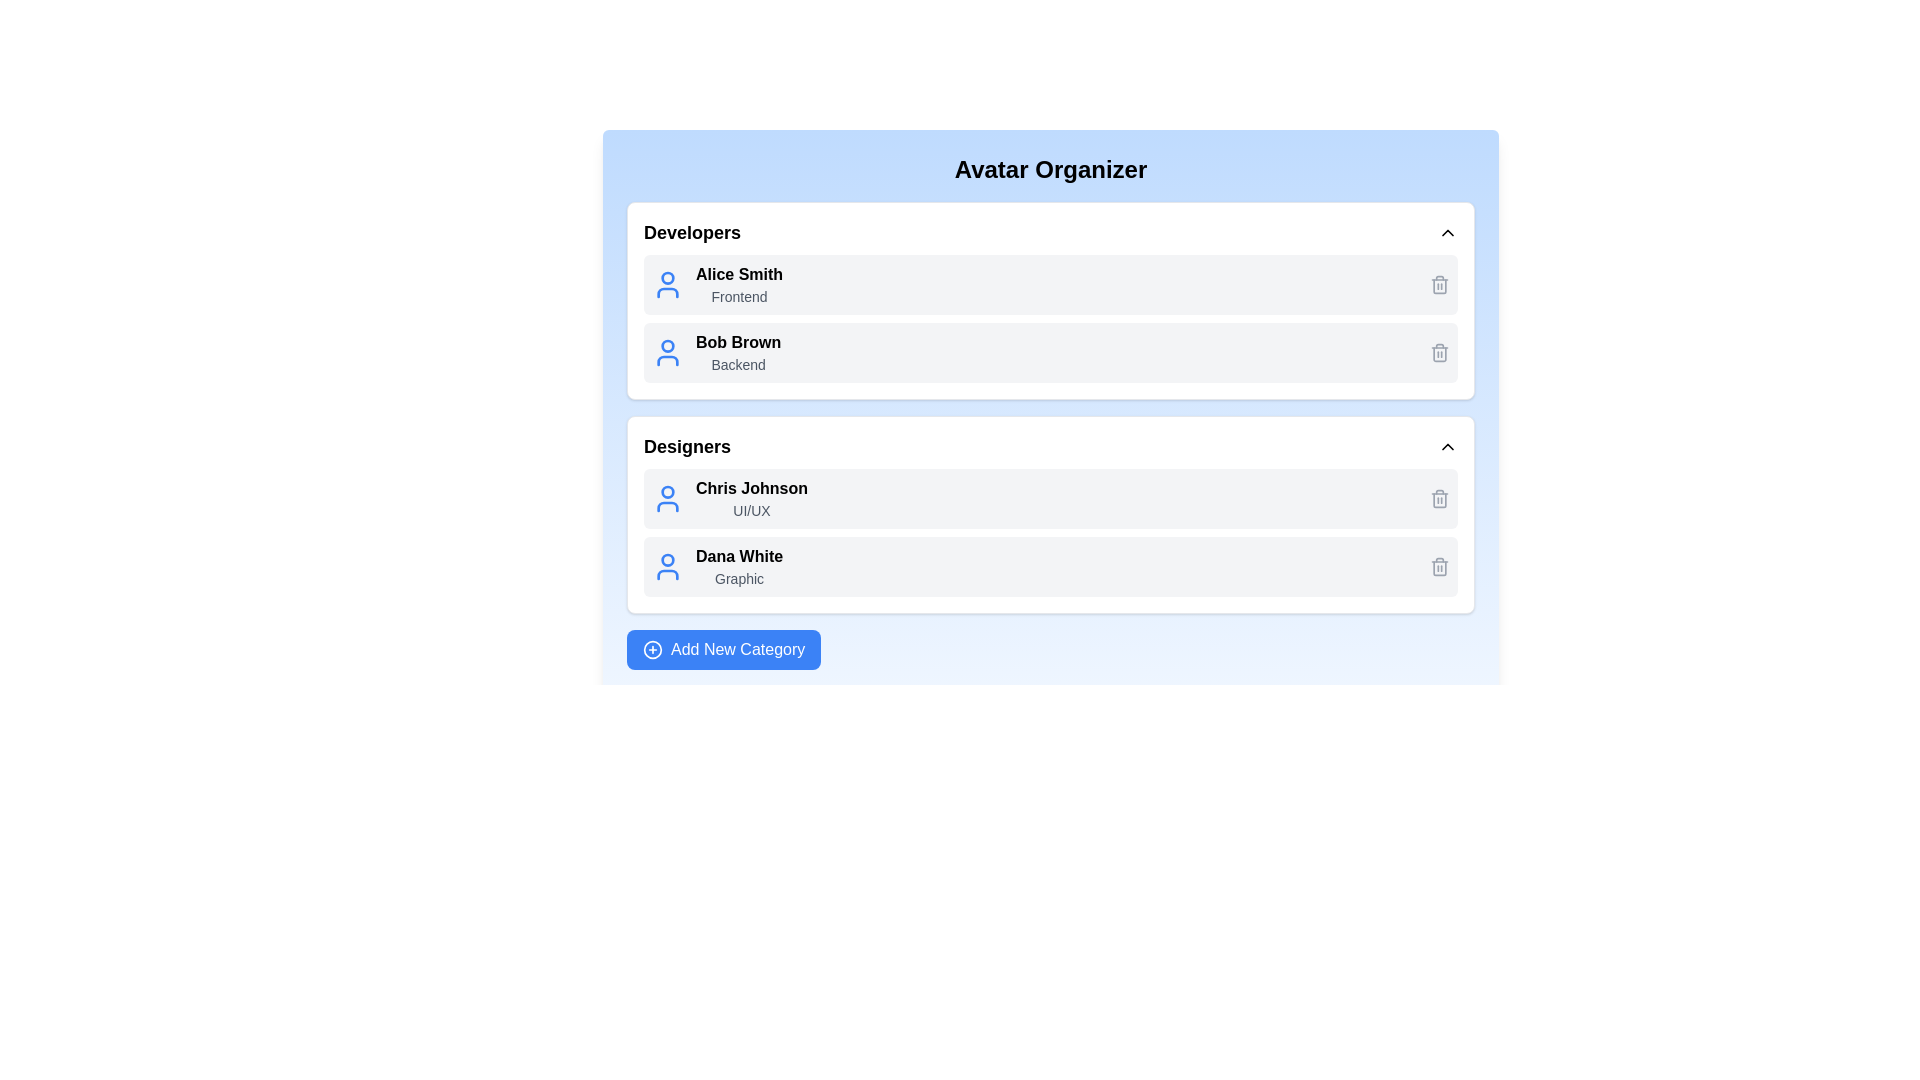  Describe the element at coordinates (652, 650) in the screenshot. I see `the surrounding area of the circular plus icon, which is part of the 'Add New Category' button located at the bottom-left corner of the layout` at that location.